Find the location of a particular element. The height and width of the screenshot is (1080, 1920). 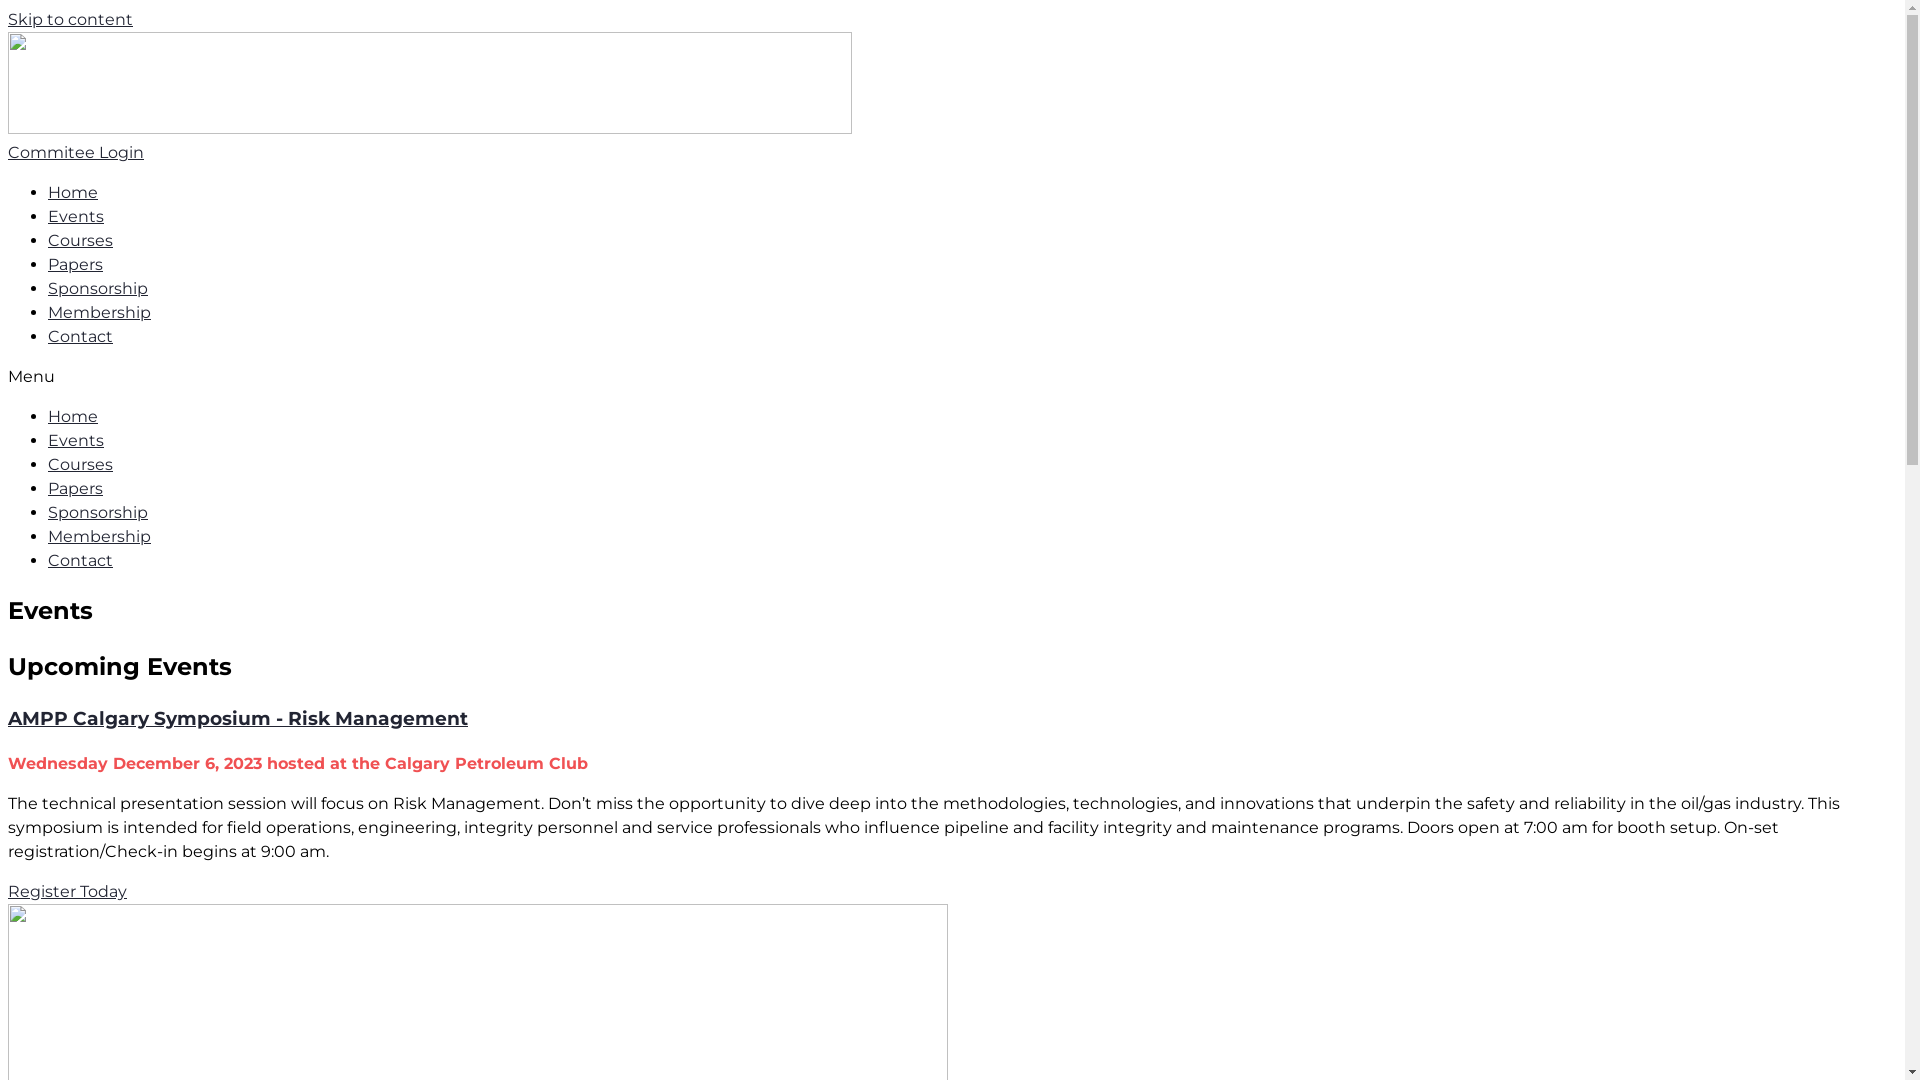

'Commitee Login' is located at coordinates (76, 151).